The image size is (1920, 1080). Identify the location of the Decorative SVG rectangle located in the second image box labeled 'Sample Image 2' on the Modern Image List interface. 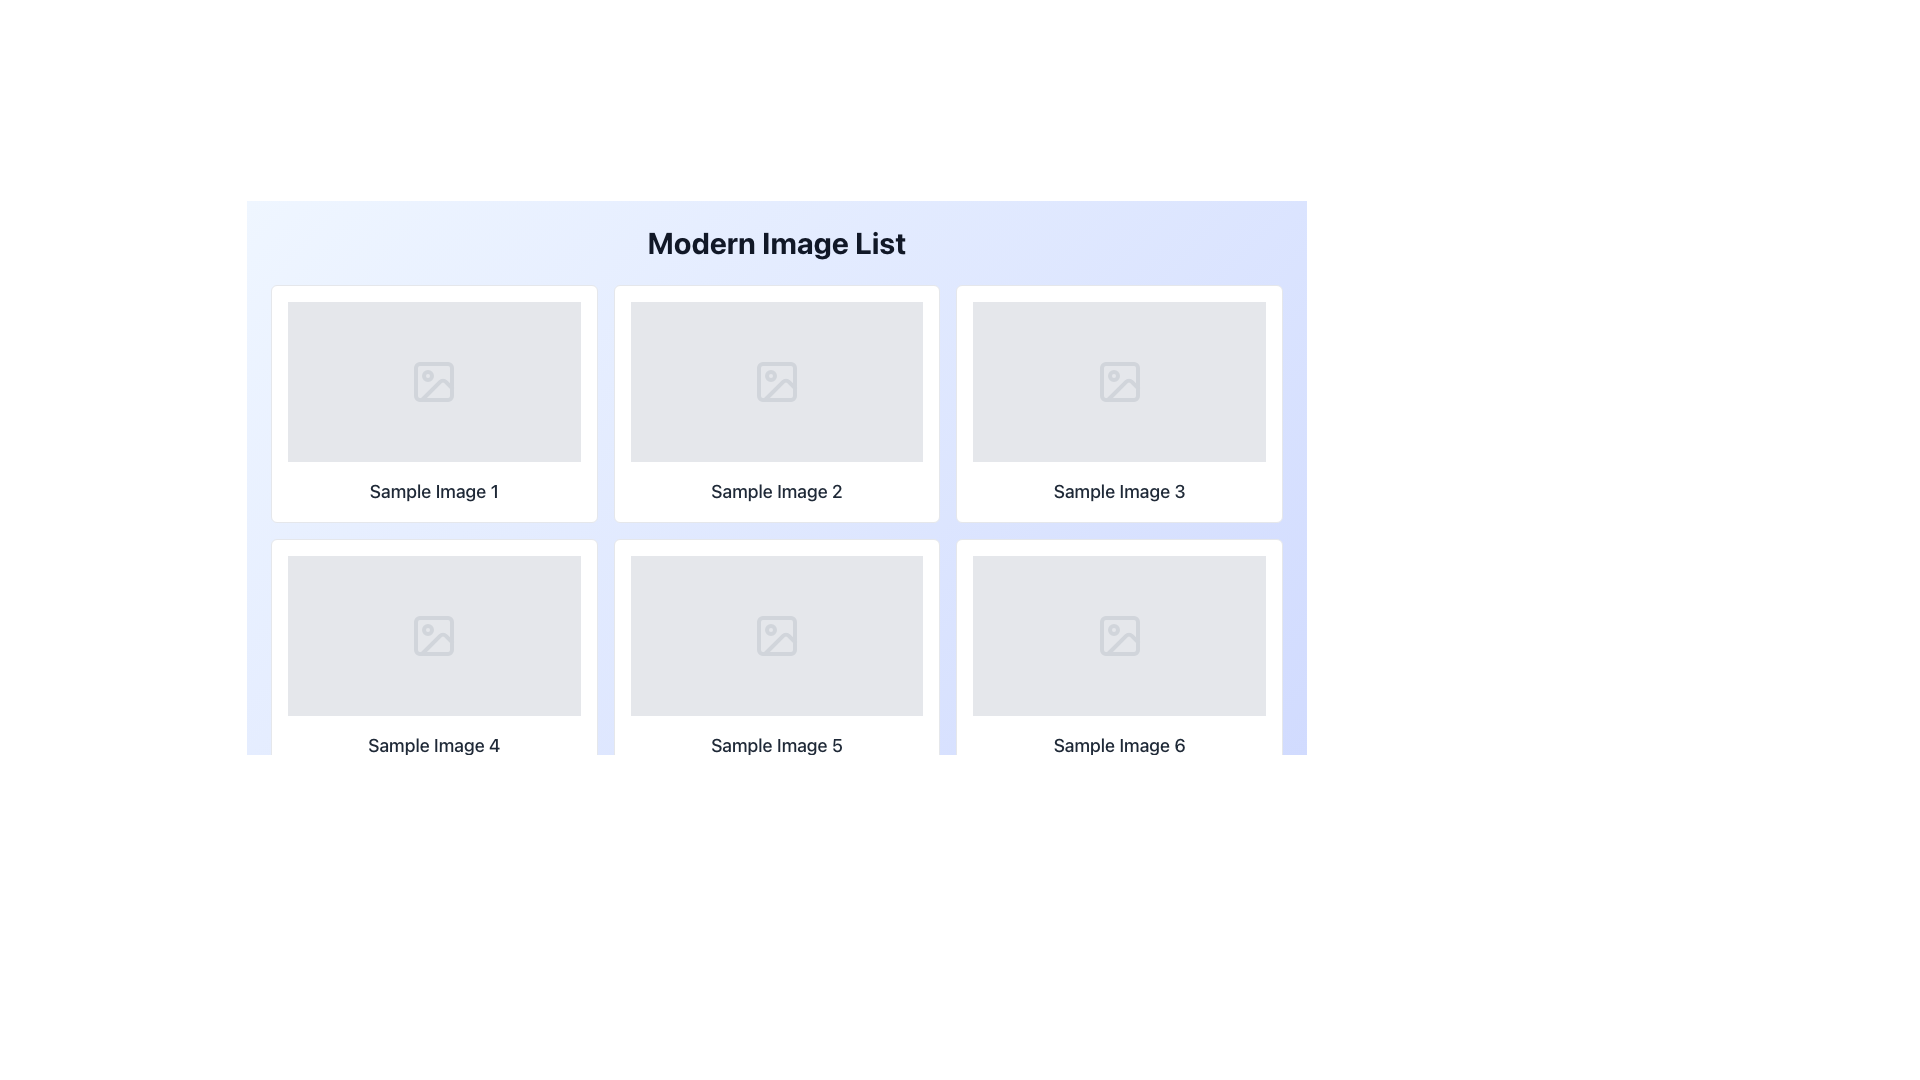
(776, 381).